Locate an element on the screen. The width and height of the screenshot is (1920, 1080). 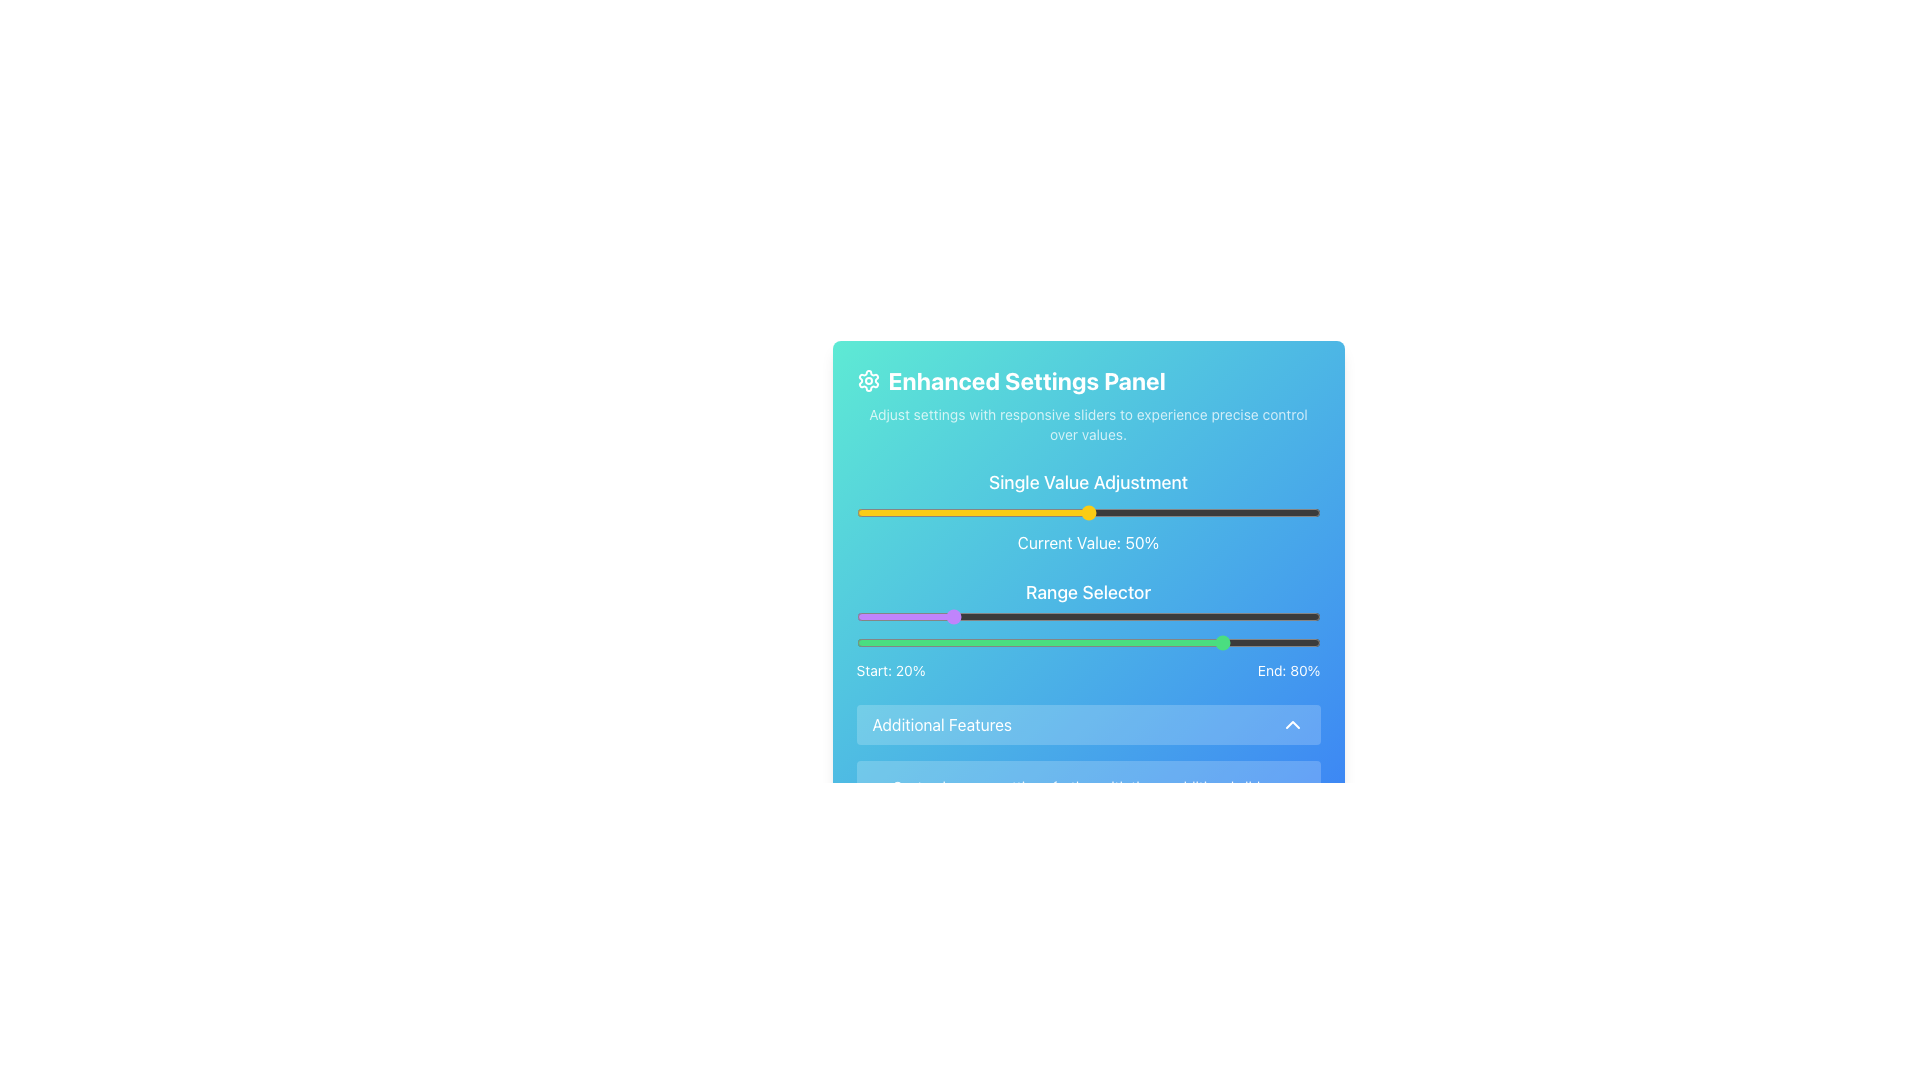
the slider value is located at coordinates (1287, 512).